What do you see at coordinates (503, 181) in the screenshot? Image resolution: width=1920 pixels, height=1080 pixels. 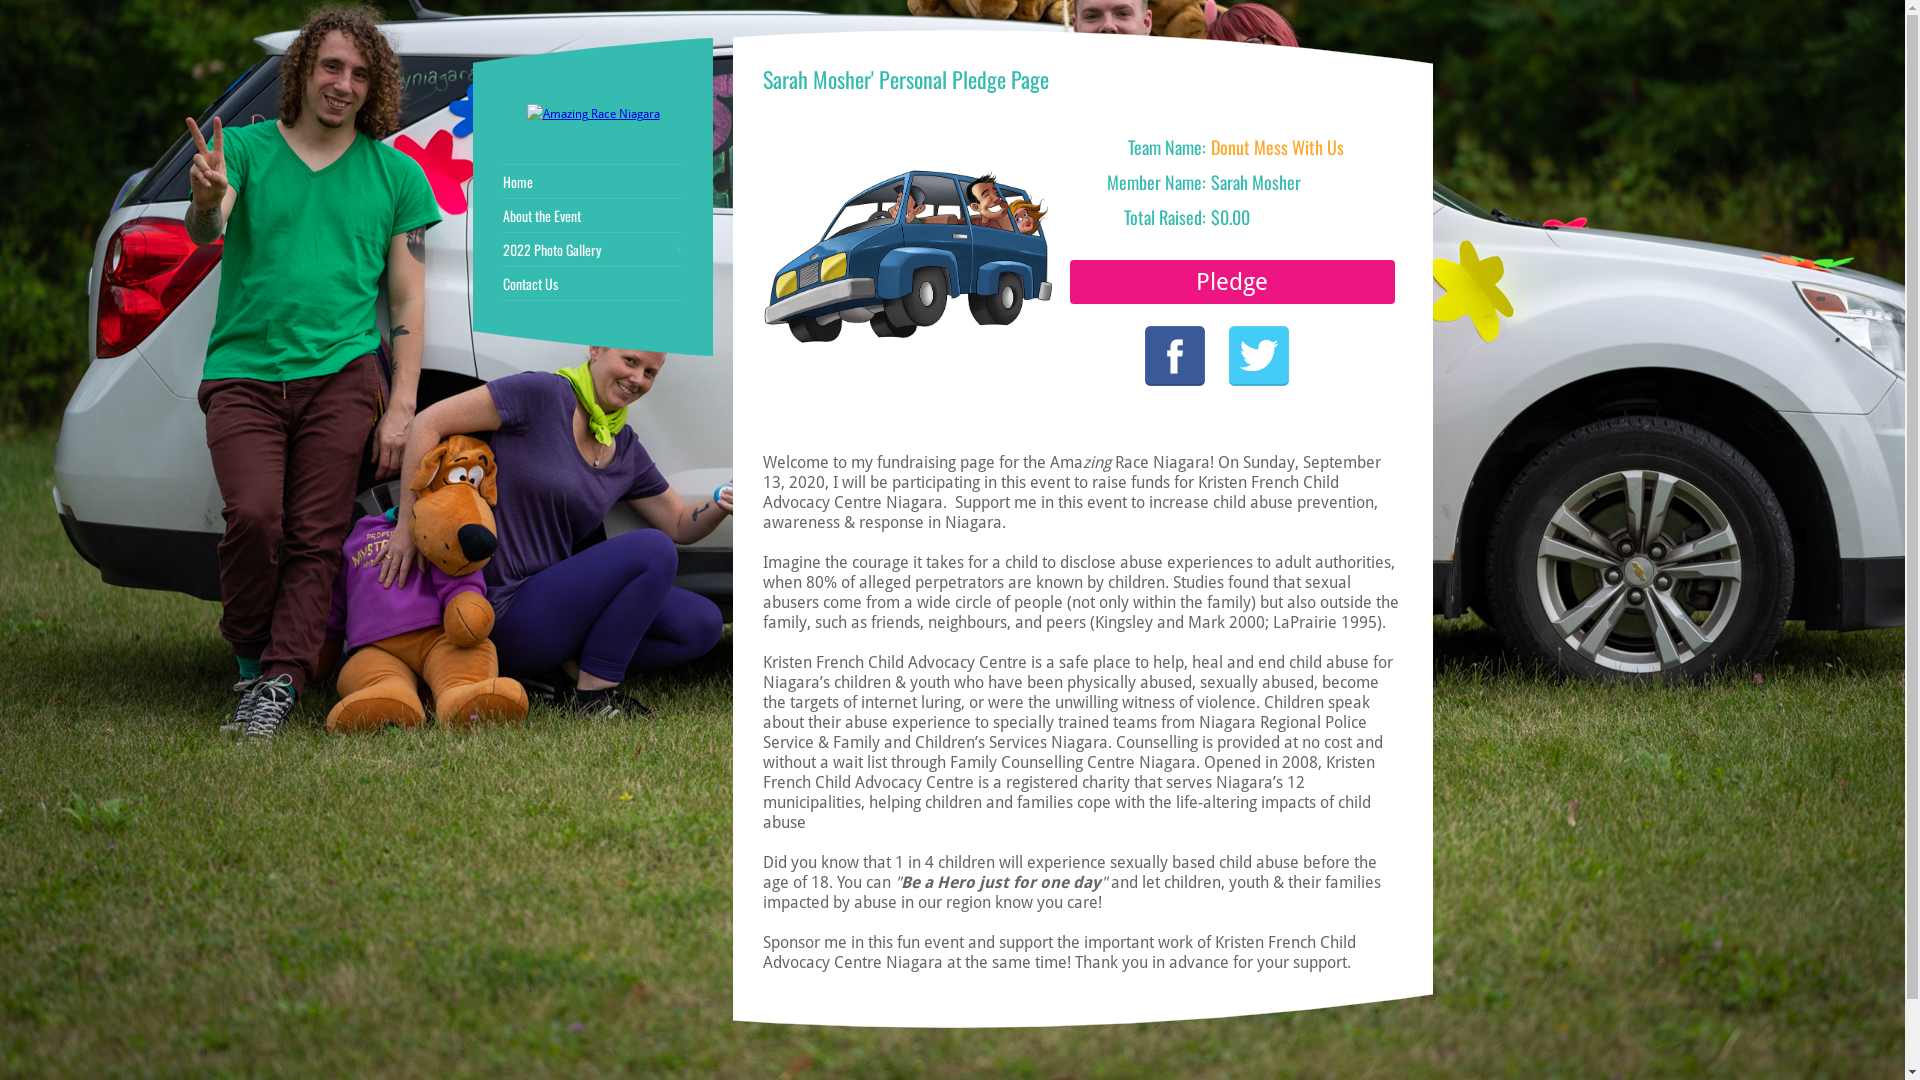 I see `'Home'` at bounding box center [503, 181].